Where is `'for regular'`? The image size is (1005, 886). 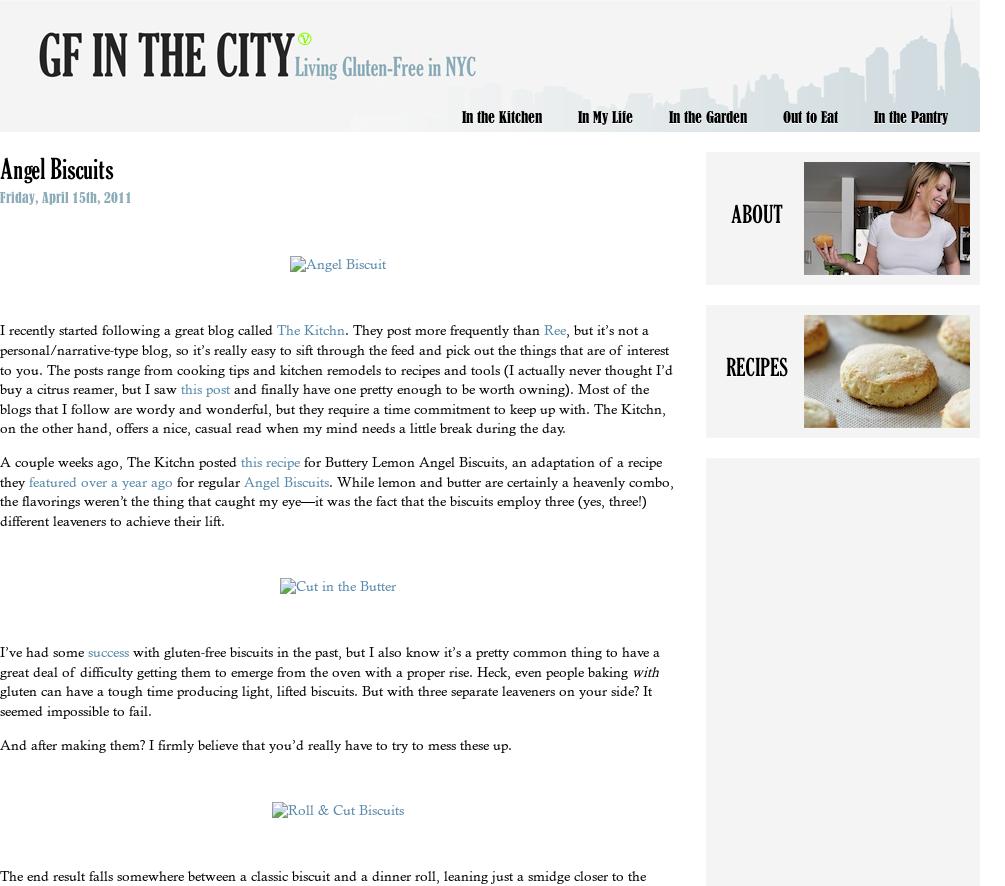
'for regular' is located at coordinates (207, 480).